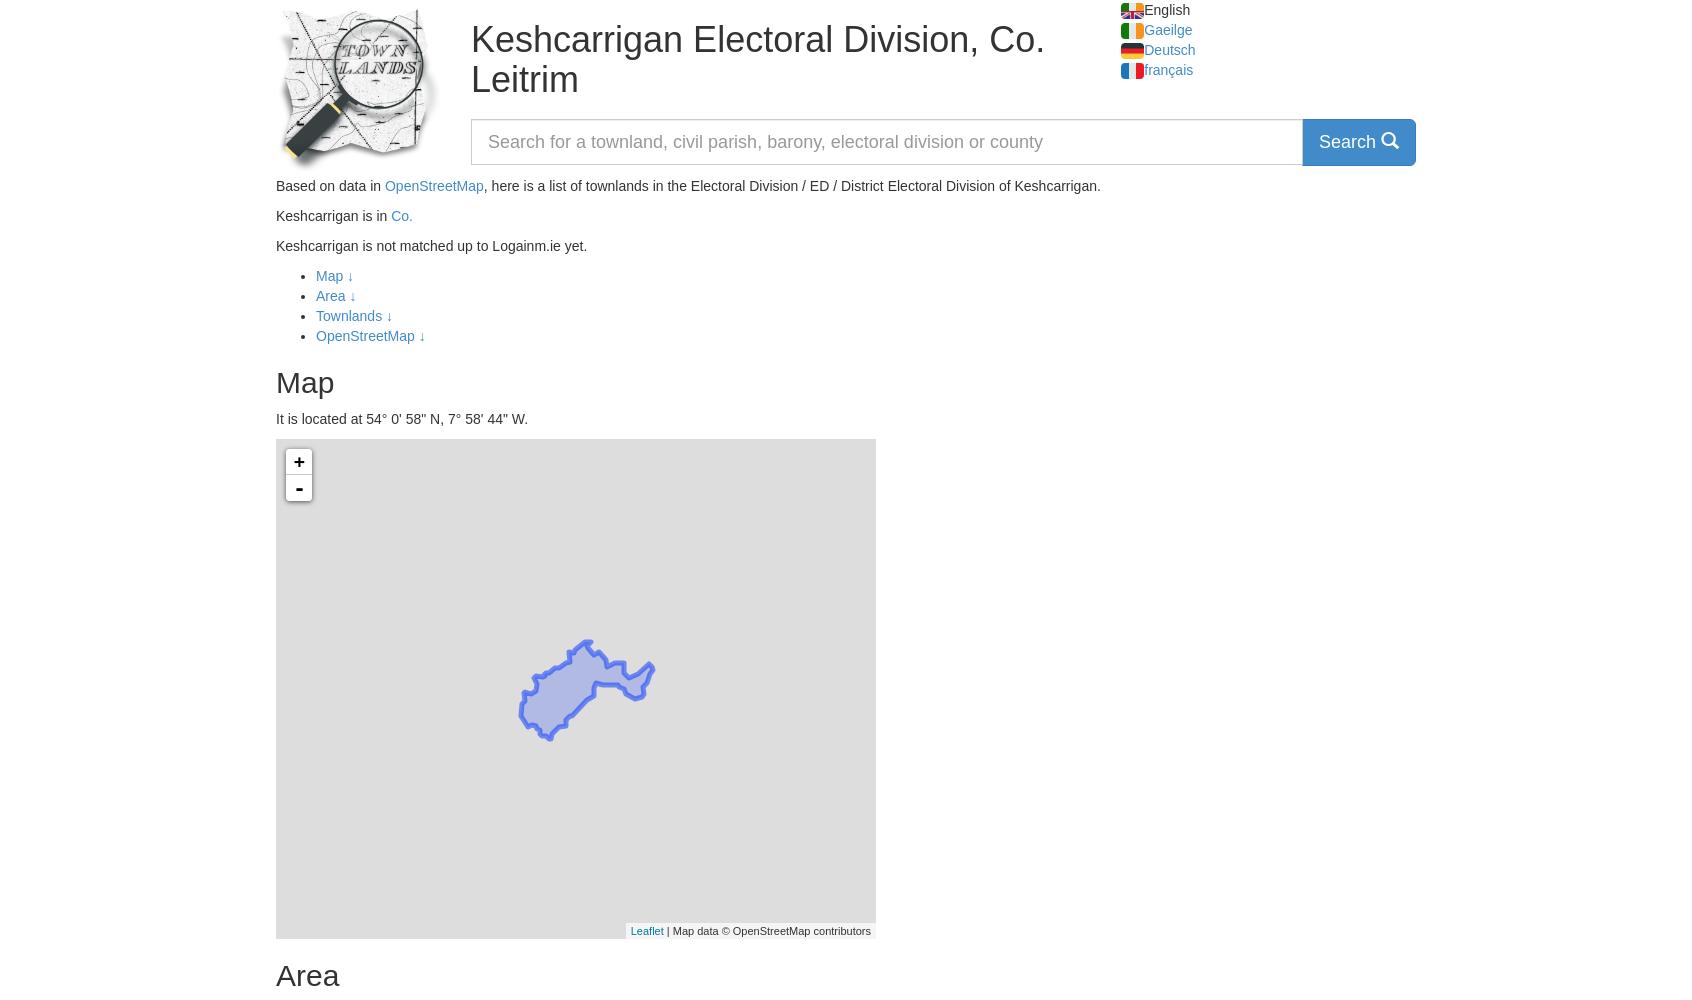 The width and height of the screenshot is (1692, 1000). What do you see at coordinates (354, 315) in the screenshot?
I see `'Townlands ↓'` at bounding box center [354, 315].